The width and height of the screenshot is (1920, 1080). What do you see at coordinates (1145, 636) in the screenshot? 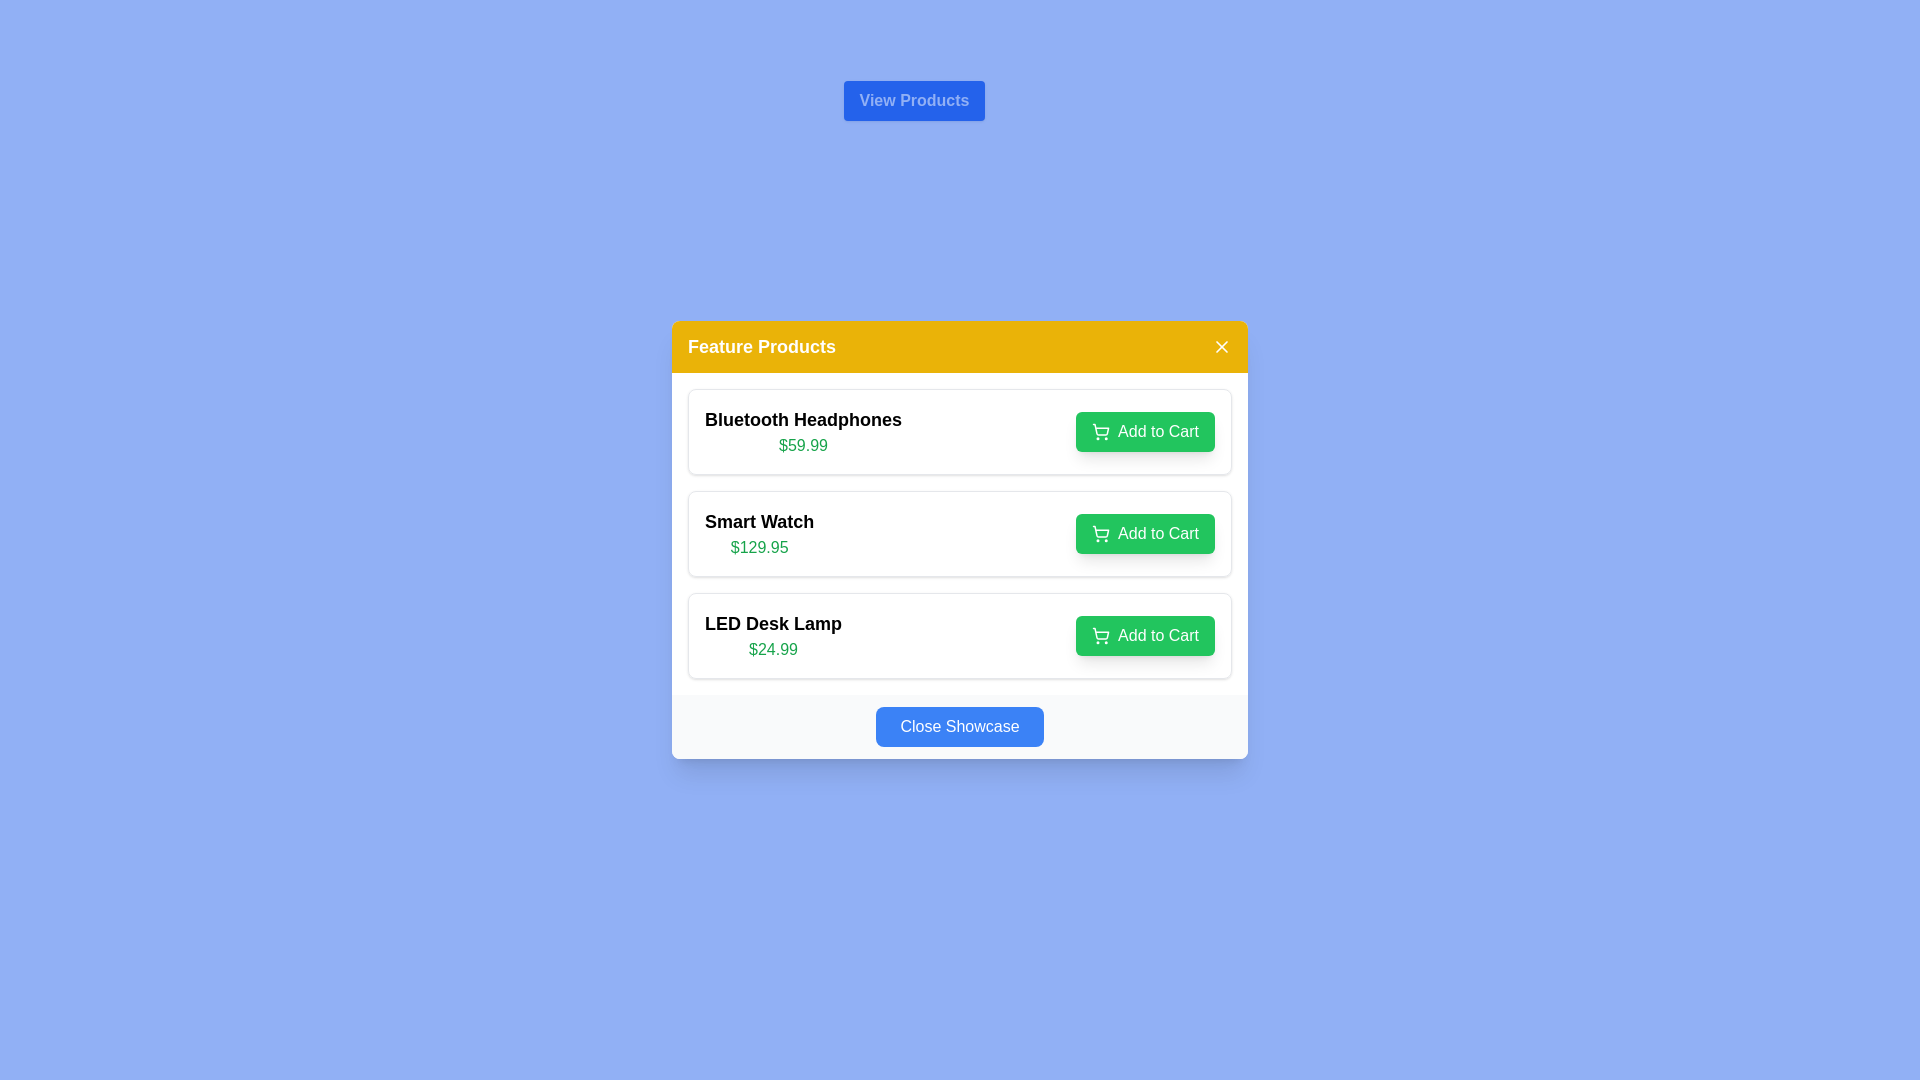
I see `the green 'Add to Cart' button with rounded edges located in the lower-right corner of the 'LED Desk Lamp' product entry` at bounding box center [1145, 636].